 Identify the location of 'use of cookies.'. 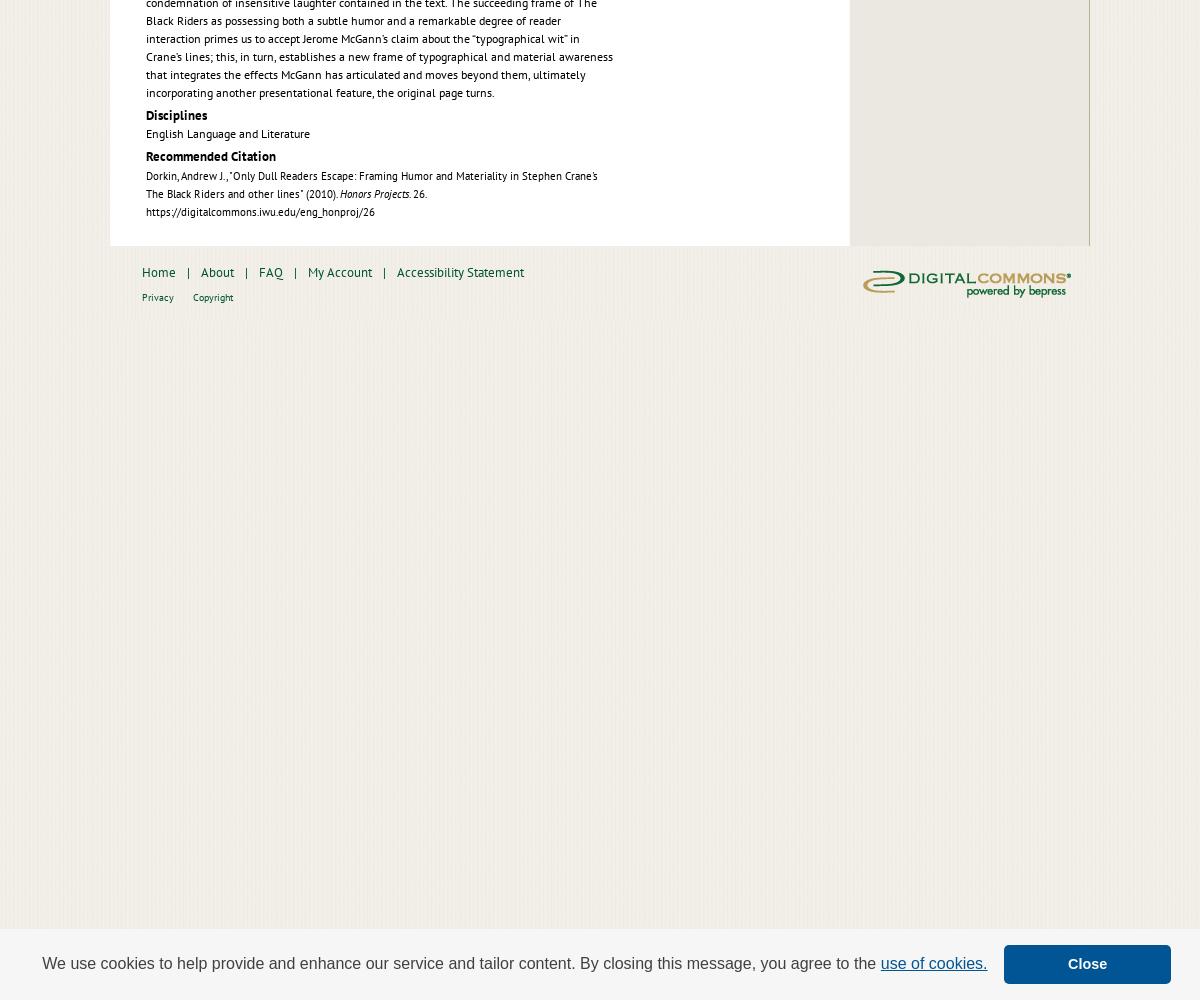
(878, 962).